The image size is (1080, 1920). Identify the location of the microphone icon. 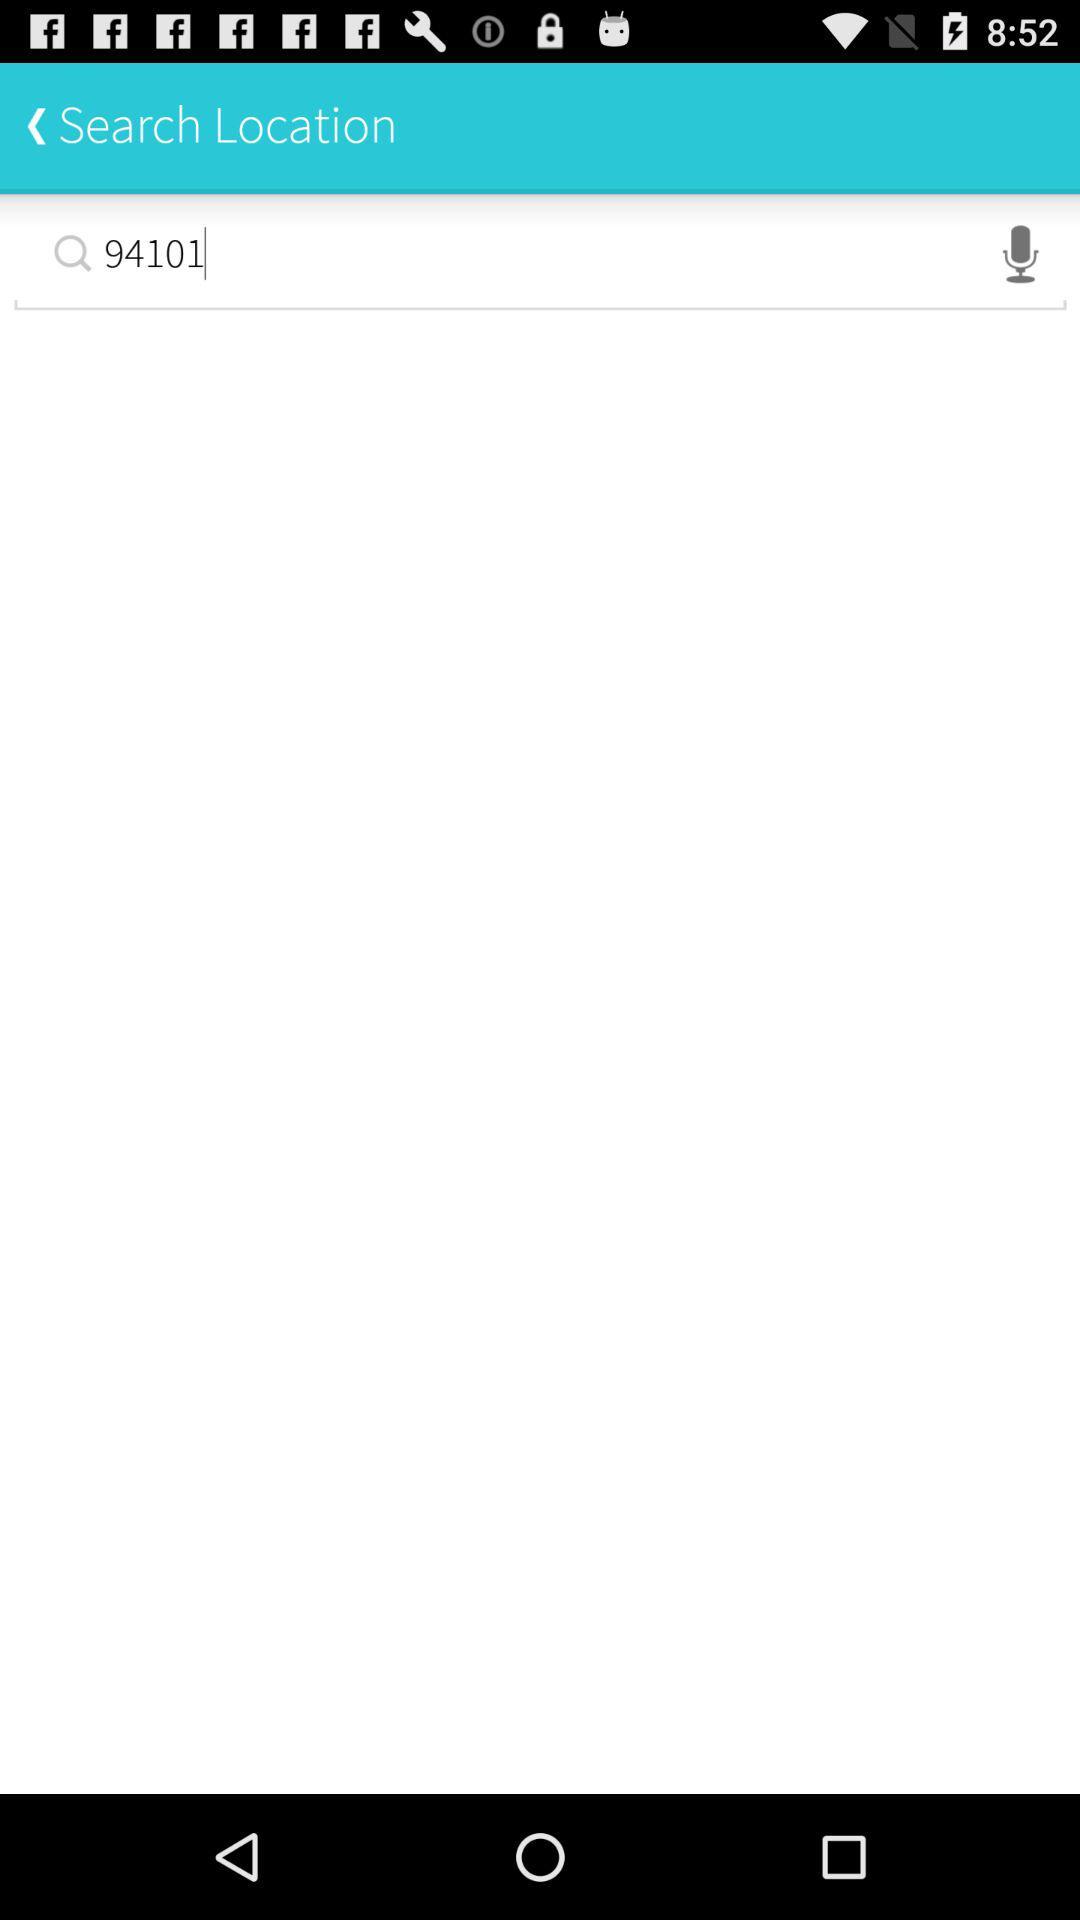
(1020, 270).